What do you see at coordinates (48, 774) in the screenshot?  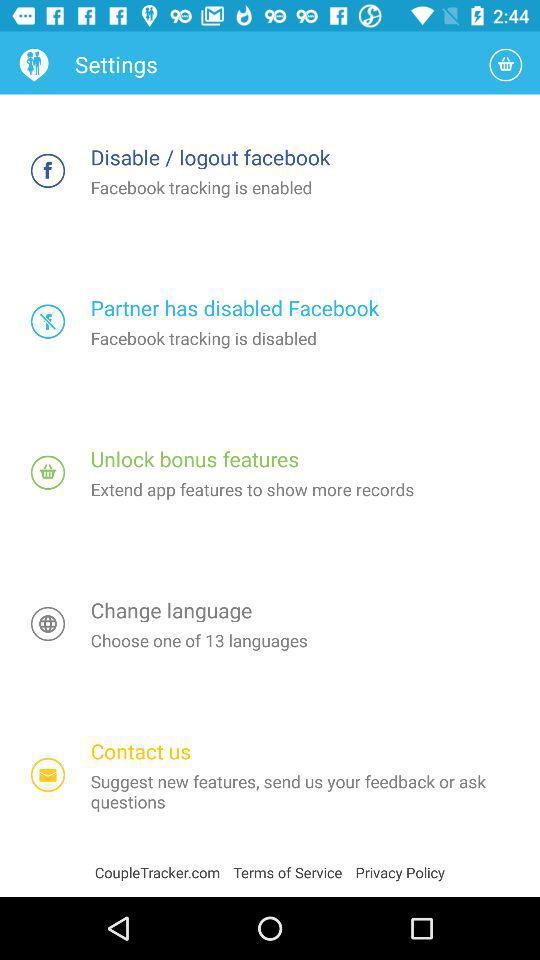 I see `the item to the left of contact us item` at bounding box center [48, 774].